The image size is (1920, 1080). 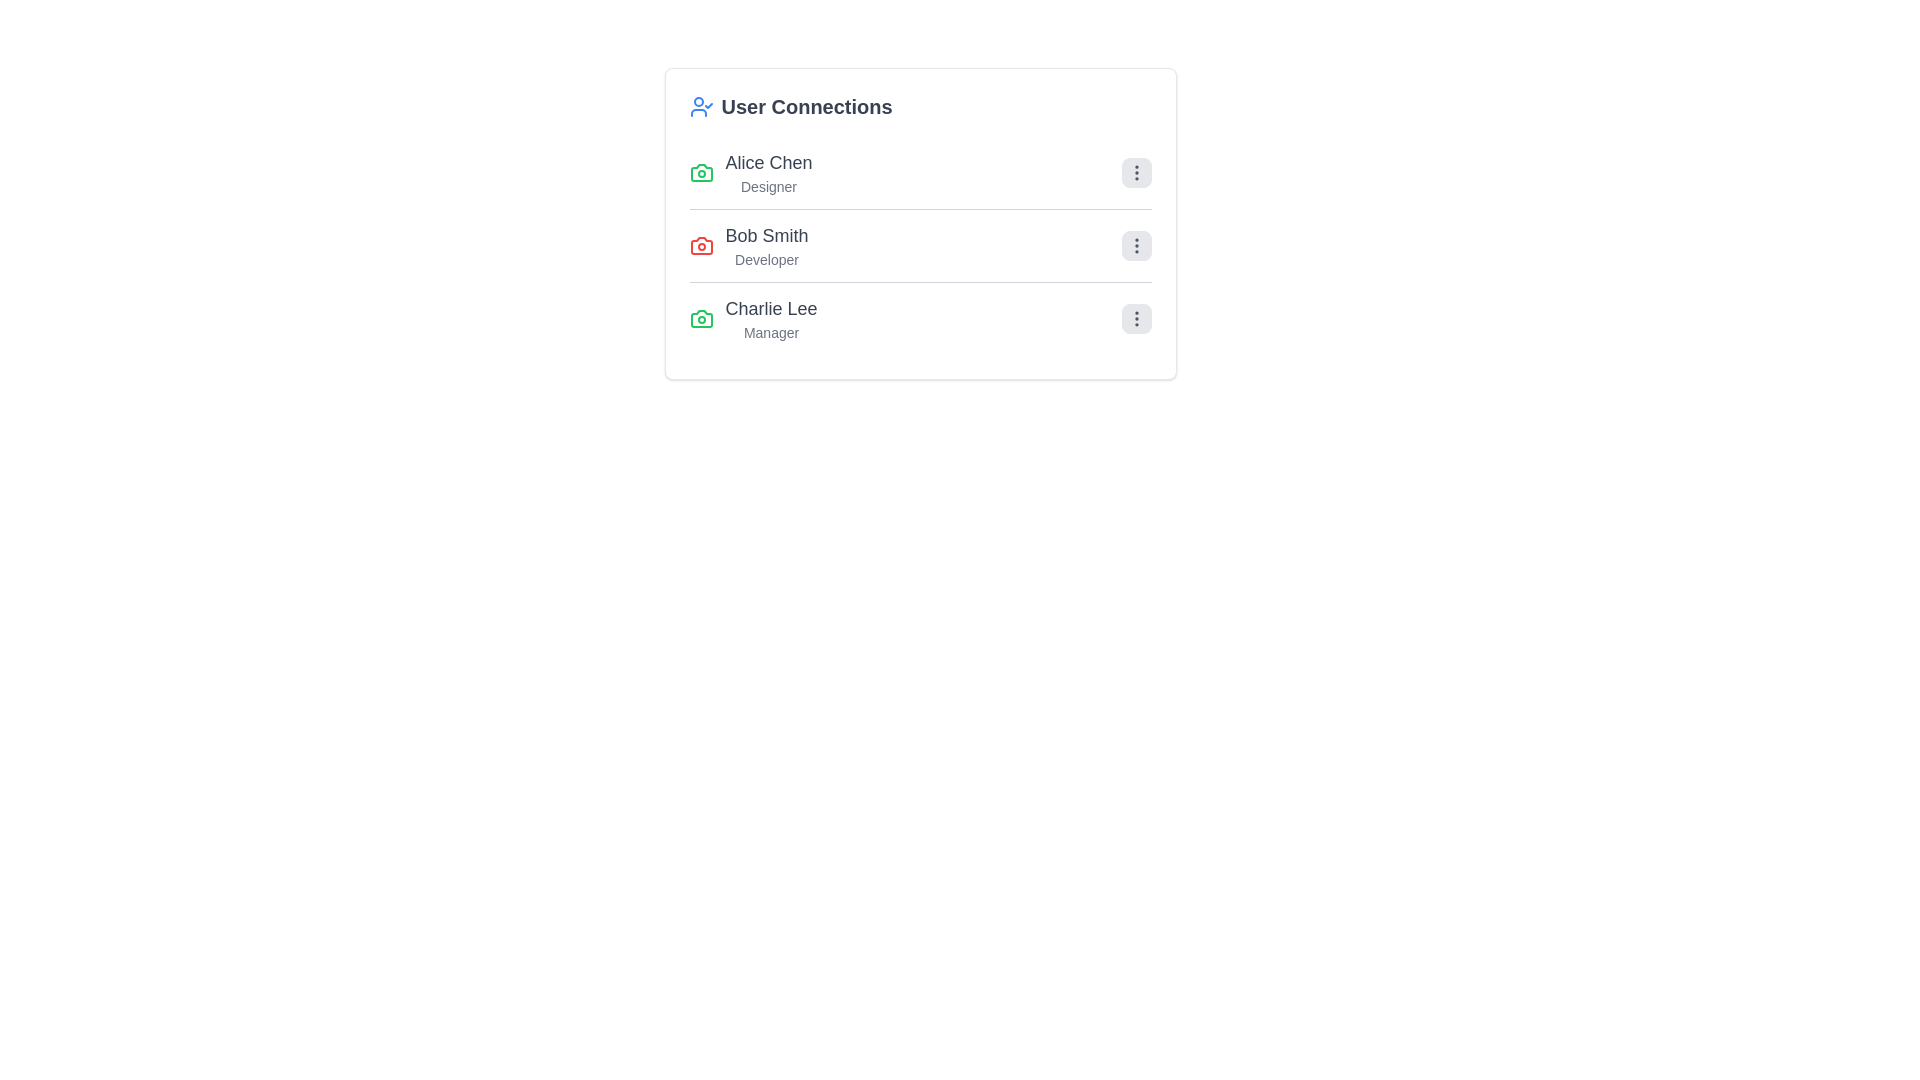 What do you see at coordinates (770, 308) in the screenshot?
I see `the text label displaying 'Charlie Lee' in bold font, part of a list entry above the subtitle 'Manager'` at bounding box center [770, 308].